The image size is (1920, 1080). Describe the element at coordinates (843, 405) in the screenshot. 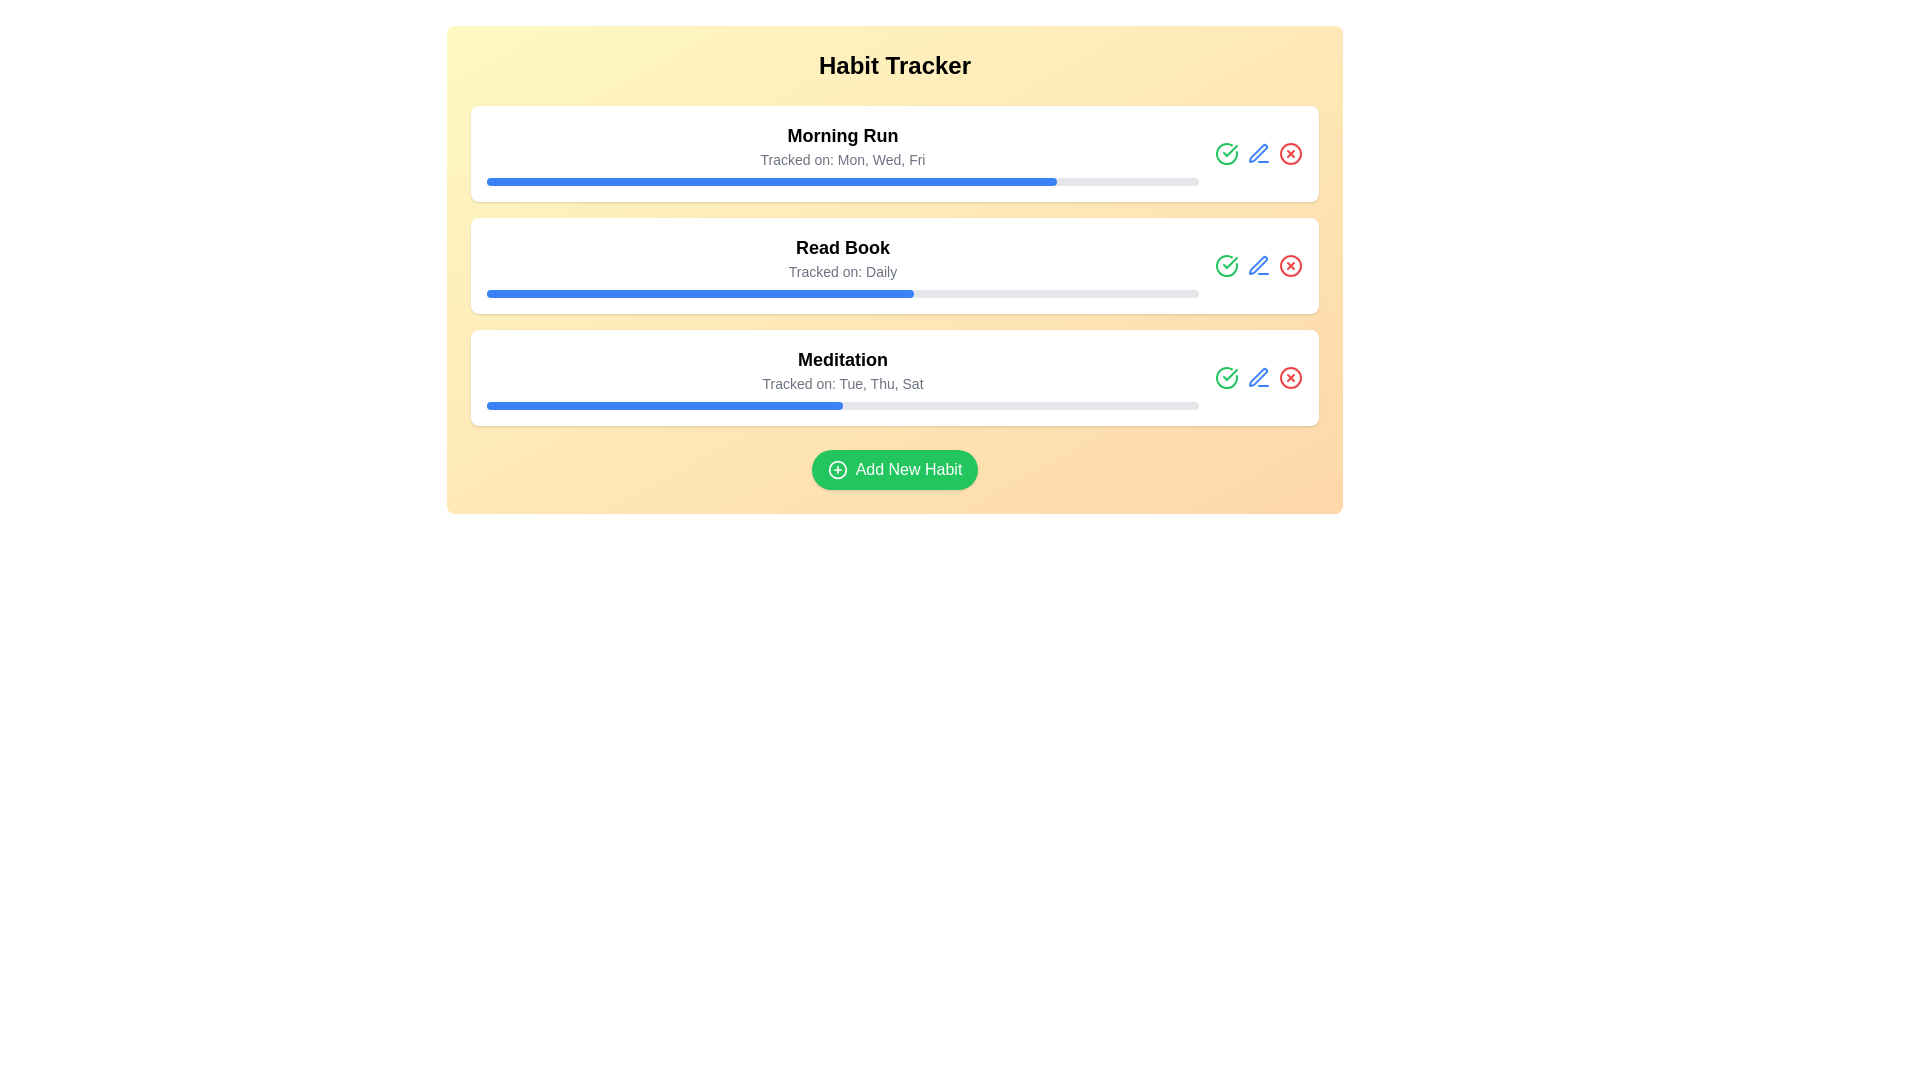

I see `the progress visually on the Progress bar indicating 50% completion for the 'Meditation' habit, located beneath the 'Meditation' title and 'Tracked on: Tue, Thu, Sat' text in the third habit tracking card` at that location.